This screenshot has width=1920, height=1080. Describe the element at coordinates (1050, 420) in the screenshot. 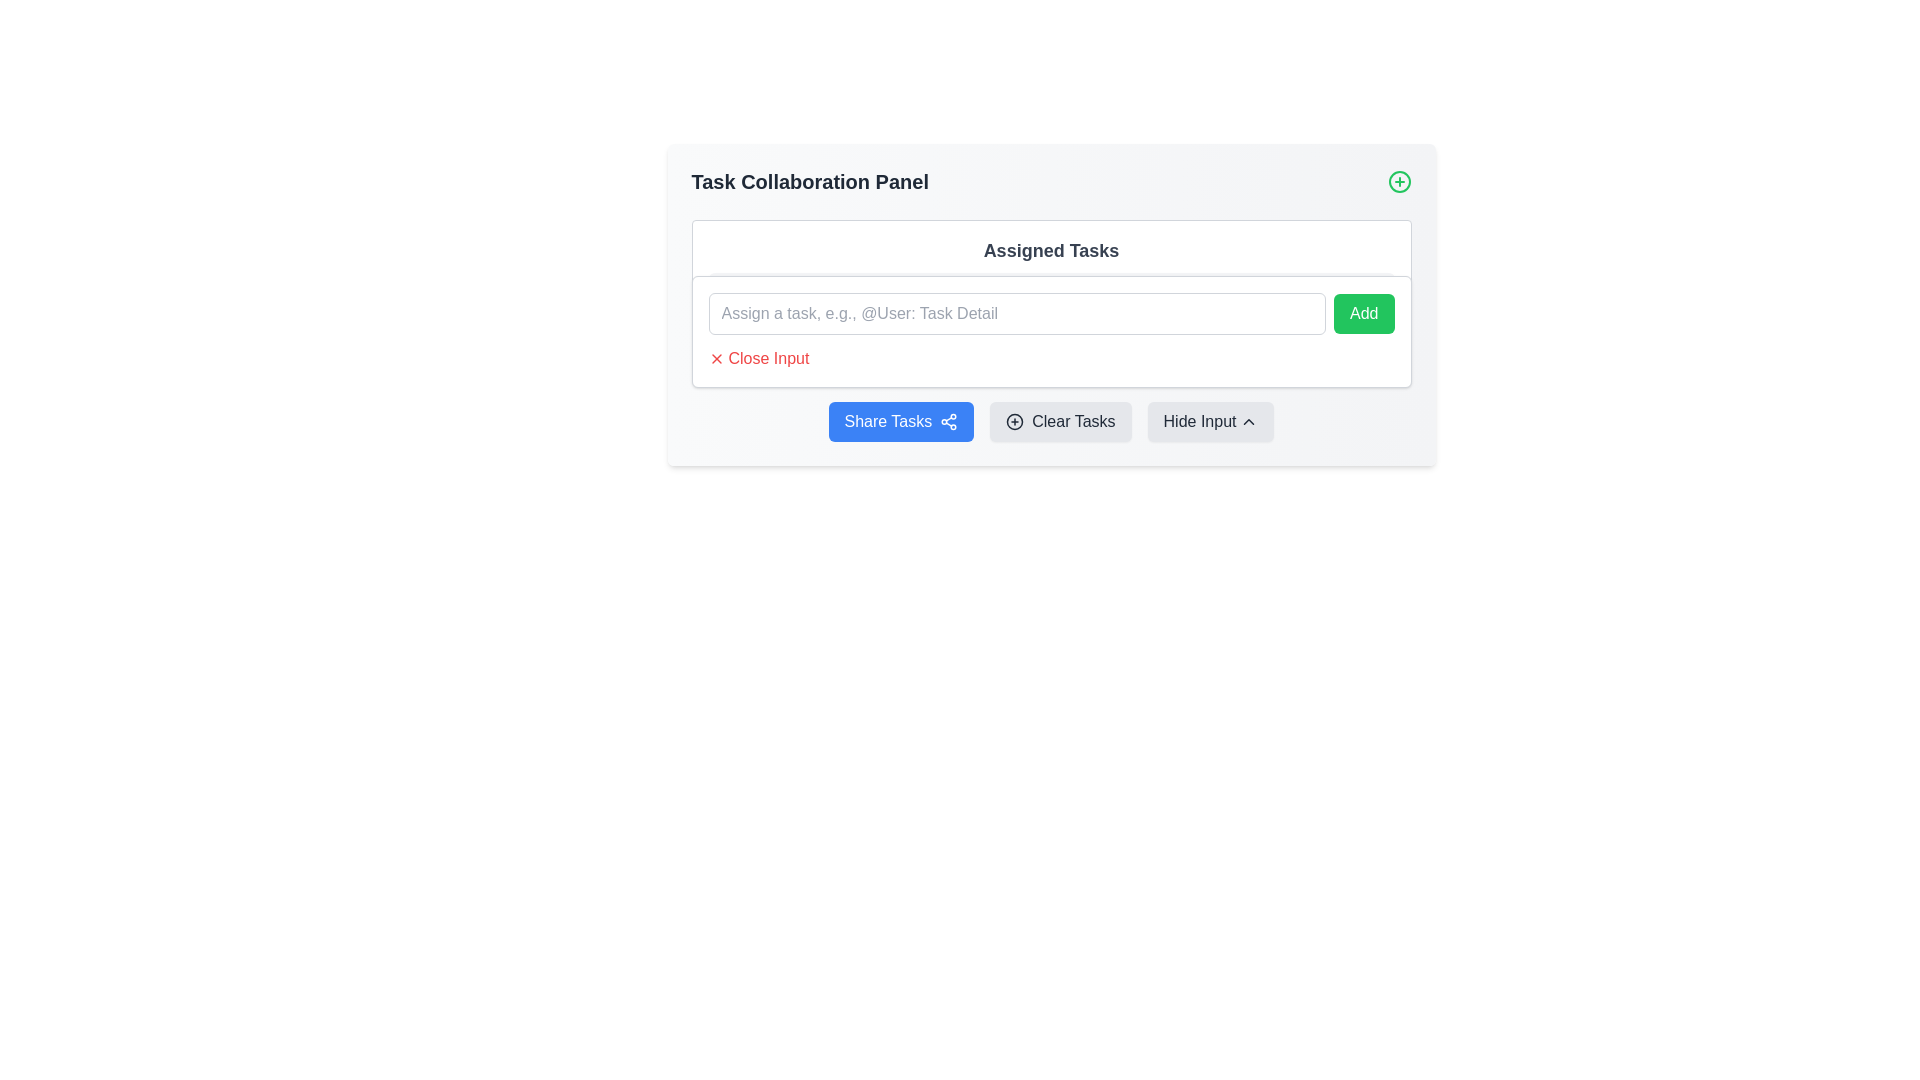

I see `the group of buttons located at the bottom of the assigned tasks section` at that location.